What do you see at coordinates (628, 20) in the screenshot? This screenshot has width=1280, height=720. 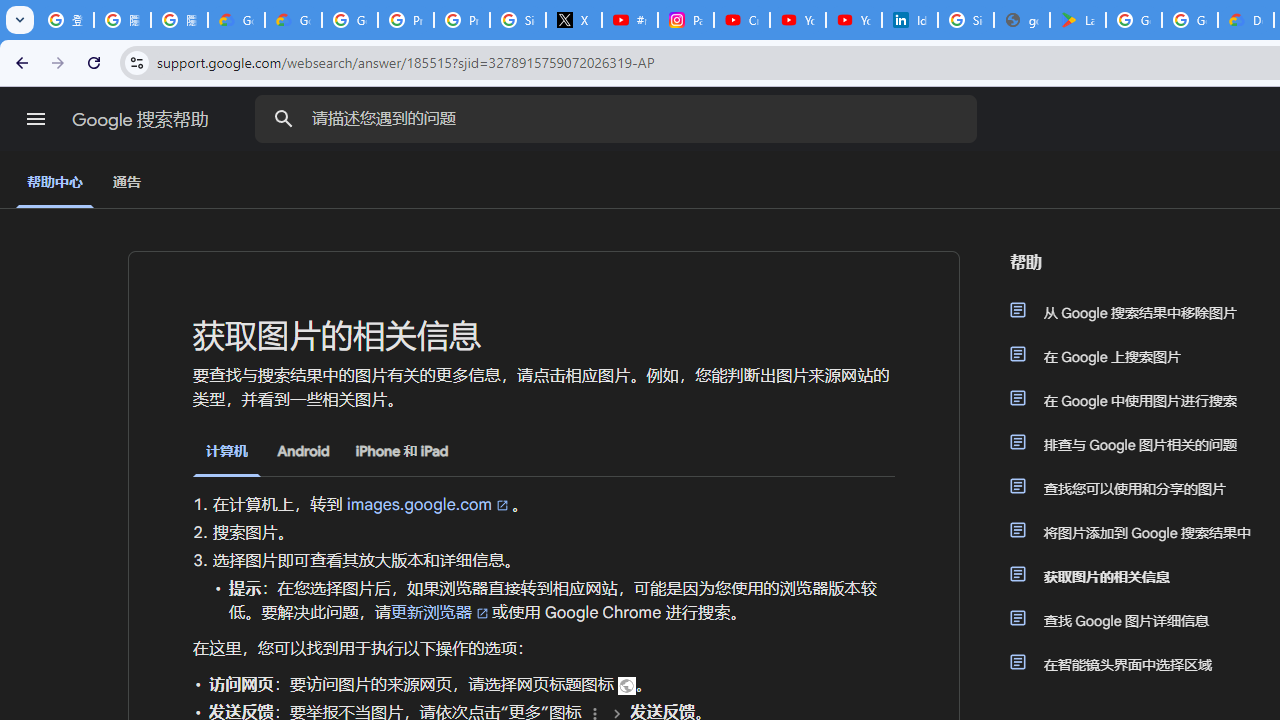 I see `'#nbabasketballhighlights - YouTube'` at bounding box center [628, 20].